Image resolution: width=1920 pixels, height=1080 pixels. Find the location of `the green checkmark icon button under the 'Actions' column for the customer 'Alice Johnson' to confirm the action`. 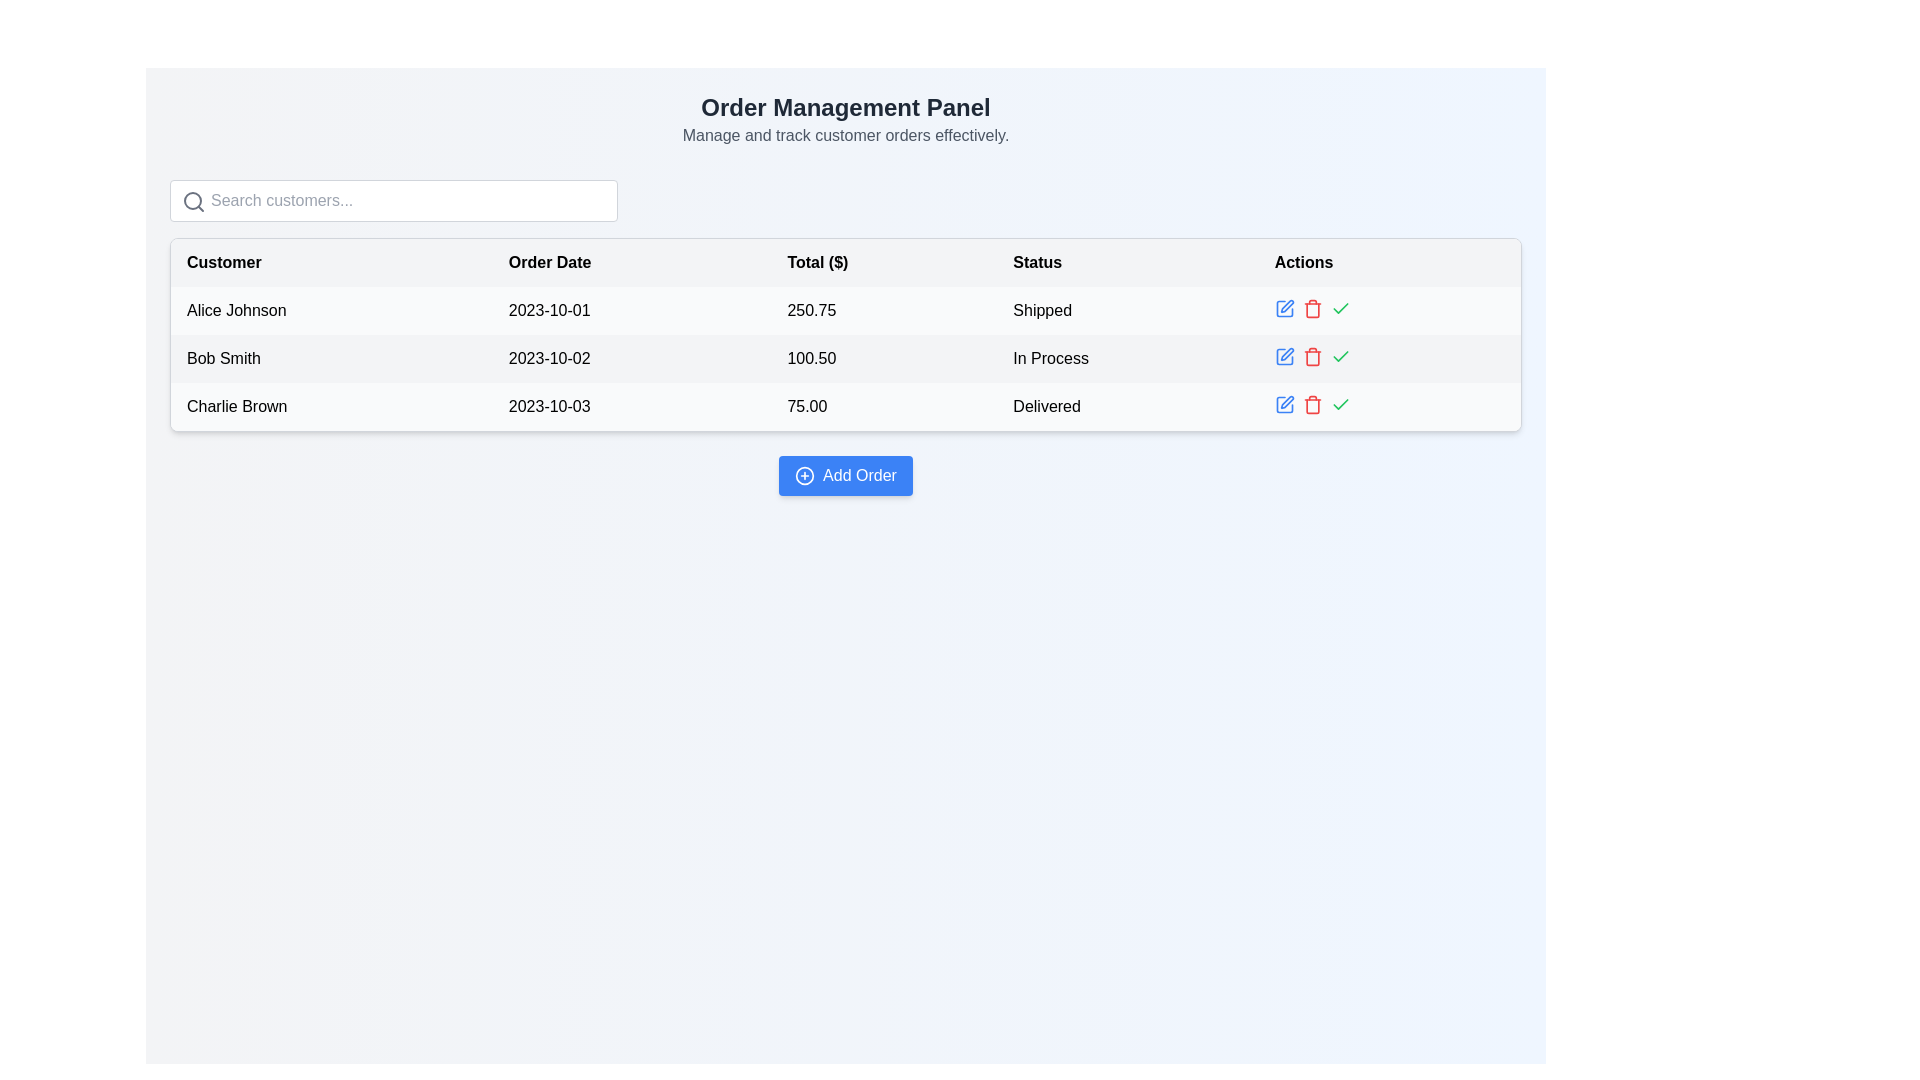

the green checkmark icon button under the 'Actions' column for the customer 'Alice Johnson' to confirm the action is located at coordinates (1340, 308).